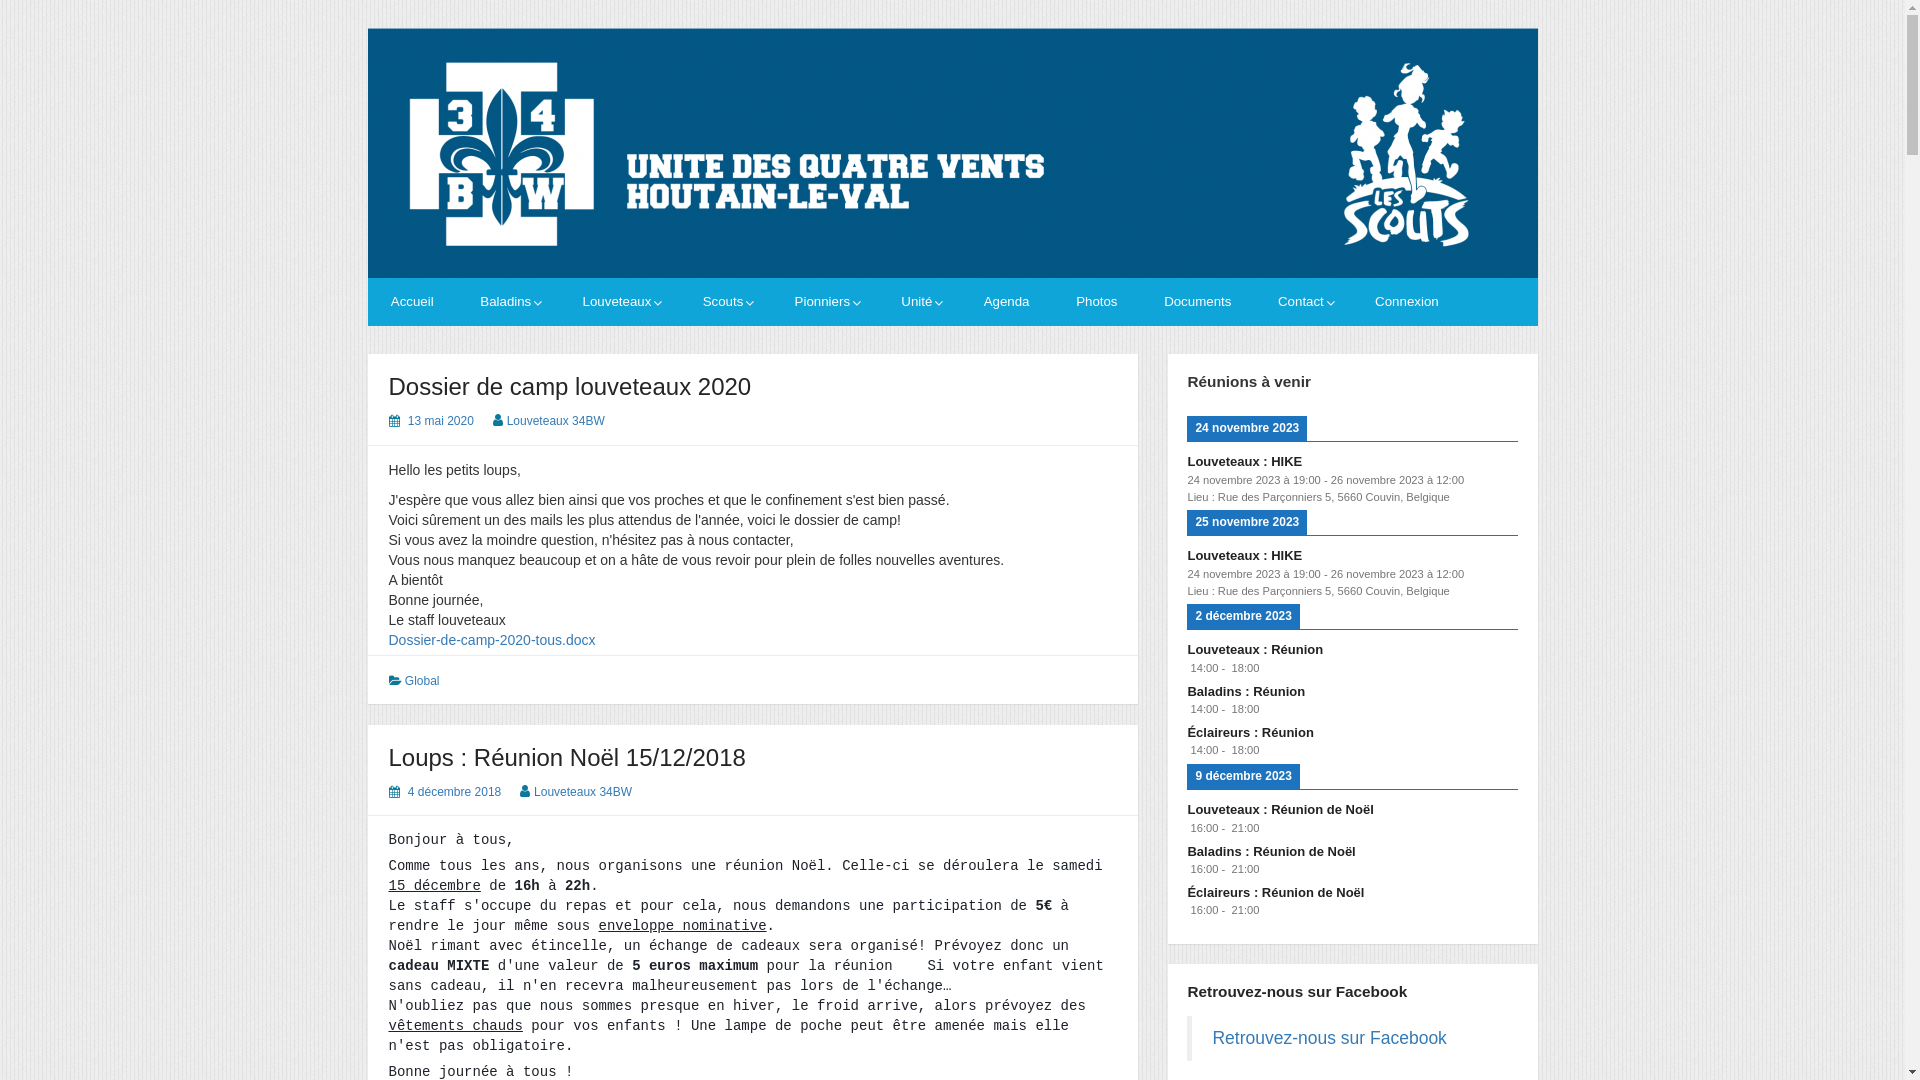 The image size is (1920, 1080). Describe the element at coordinates (1006, 301) in the screenshot. I see `'Agenda'` at that location.